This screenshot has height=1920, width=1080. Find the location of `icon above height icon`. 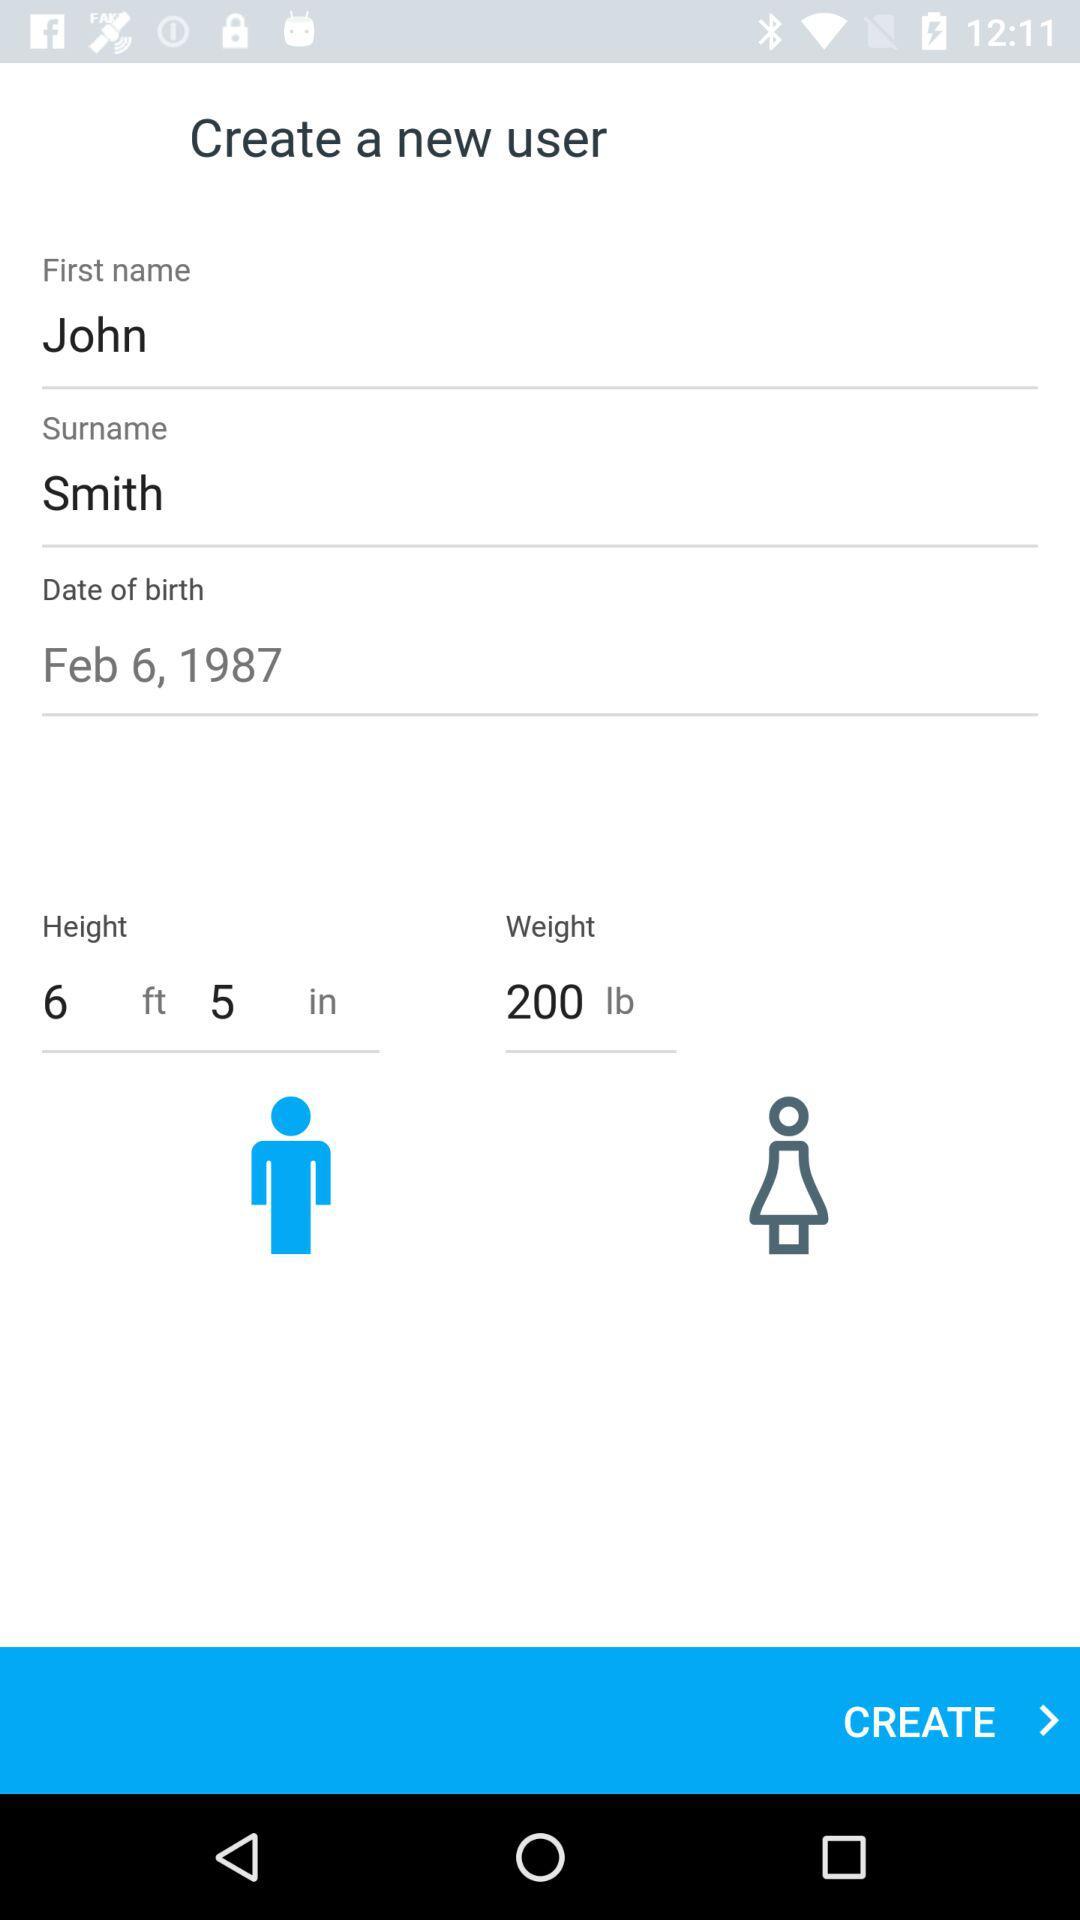

icon above height icon is located at coordinates (540, 663).